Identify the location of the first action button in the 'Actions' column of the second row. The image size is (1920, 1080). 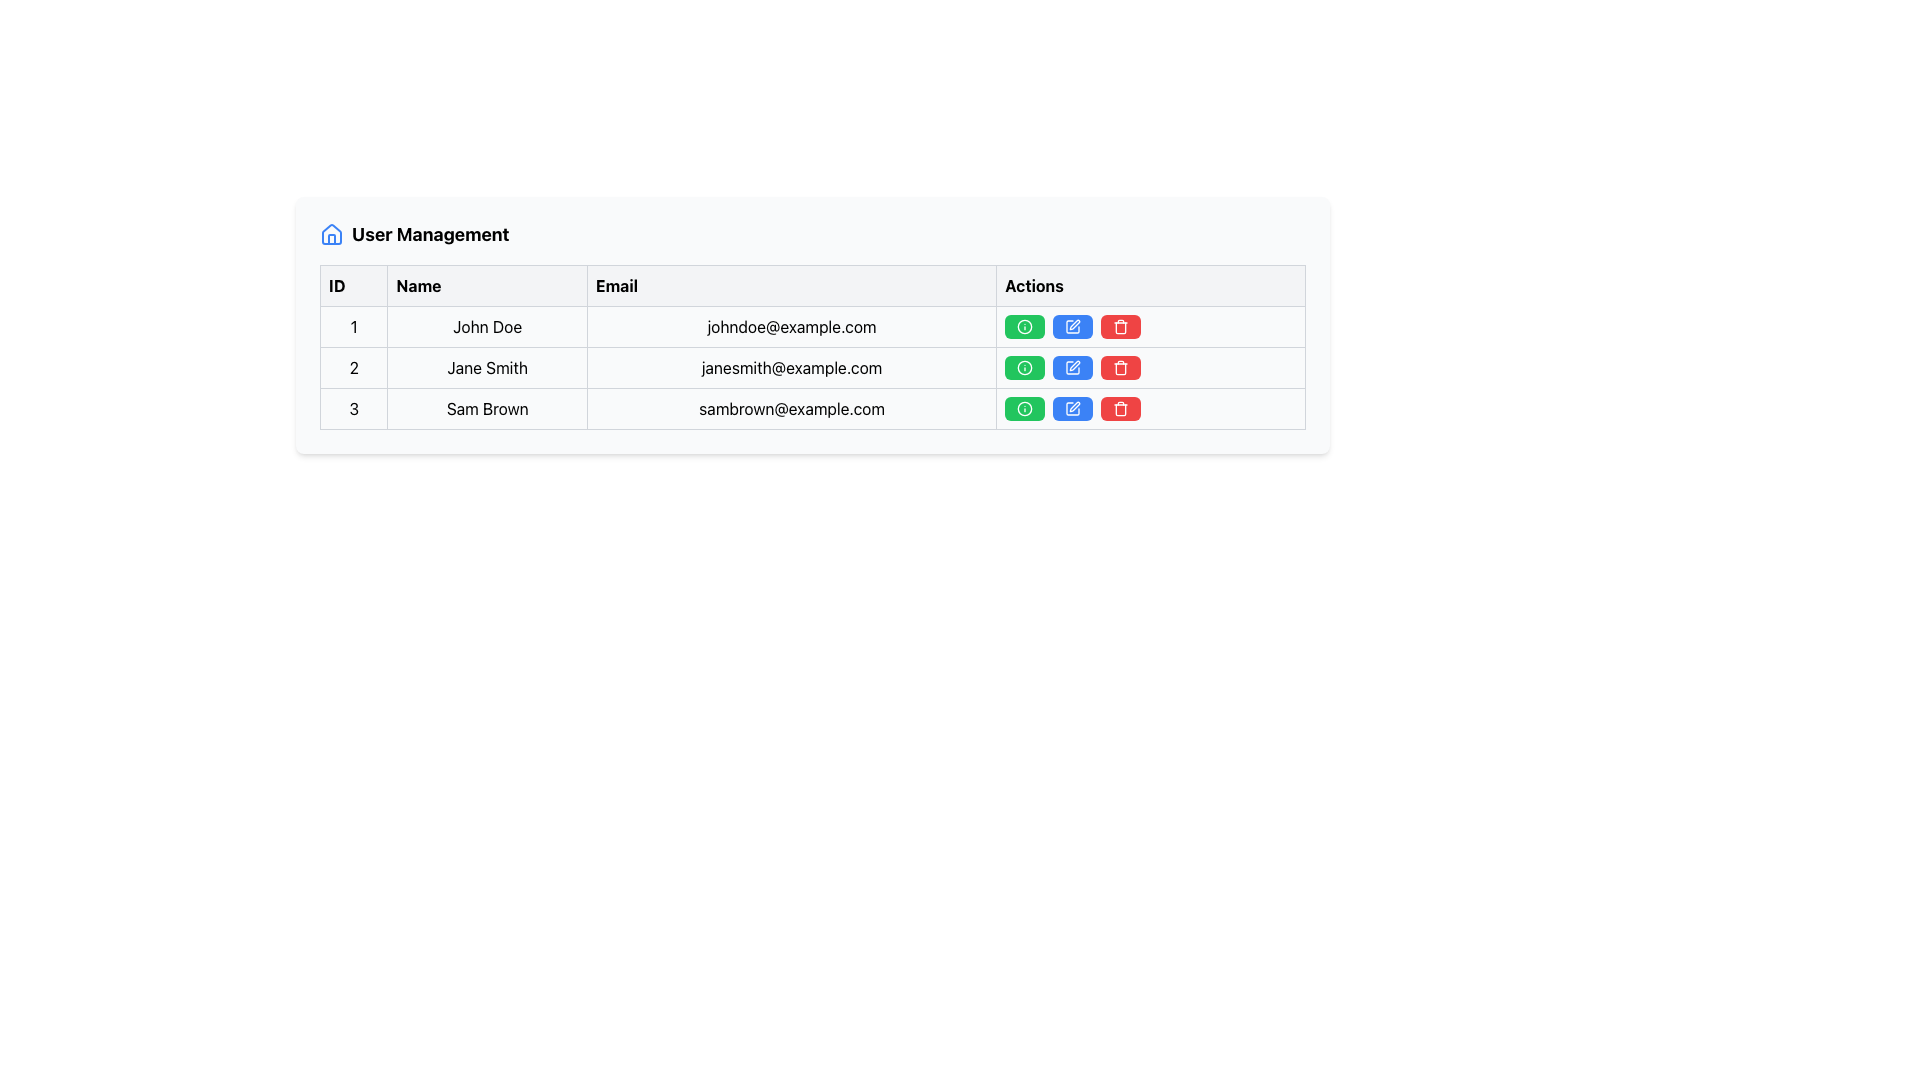
(1025, 367).